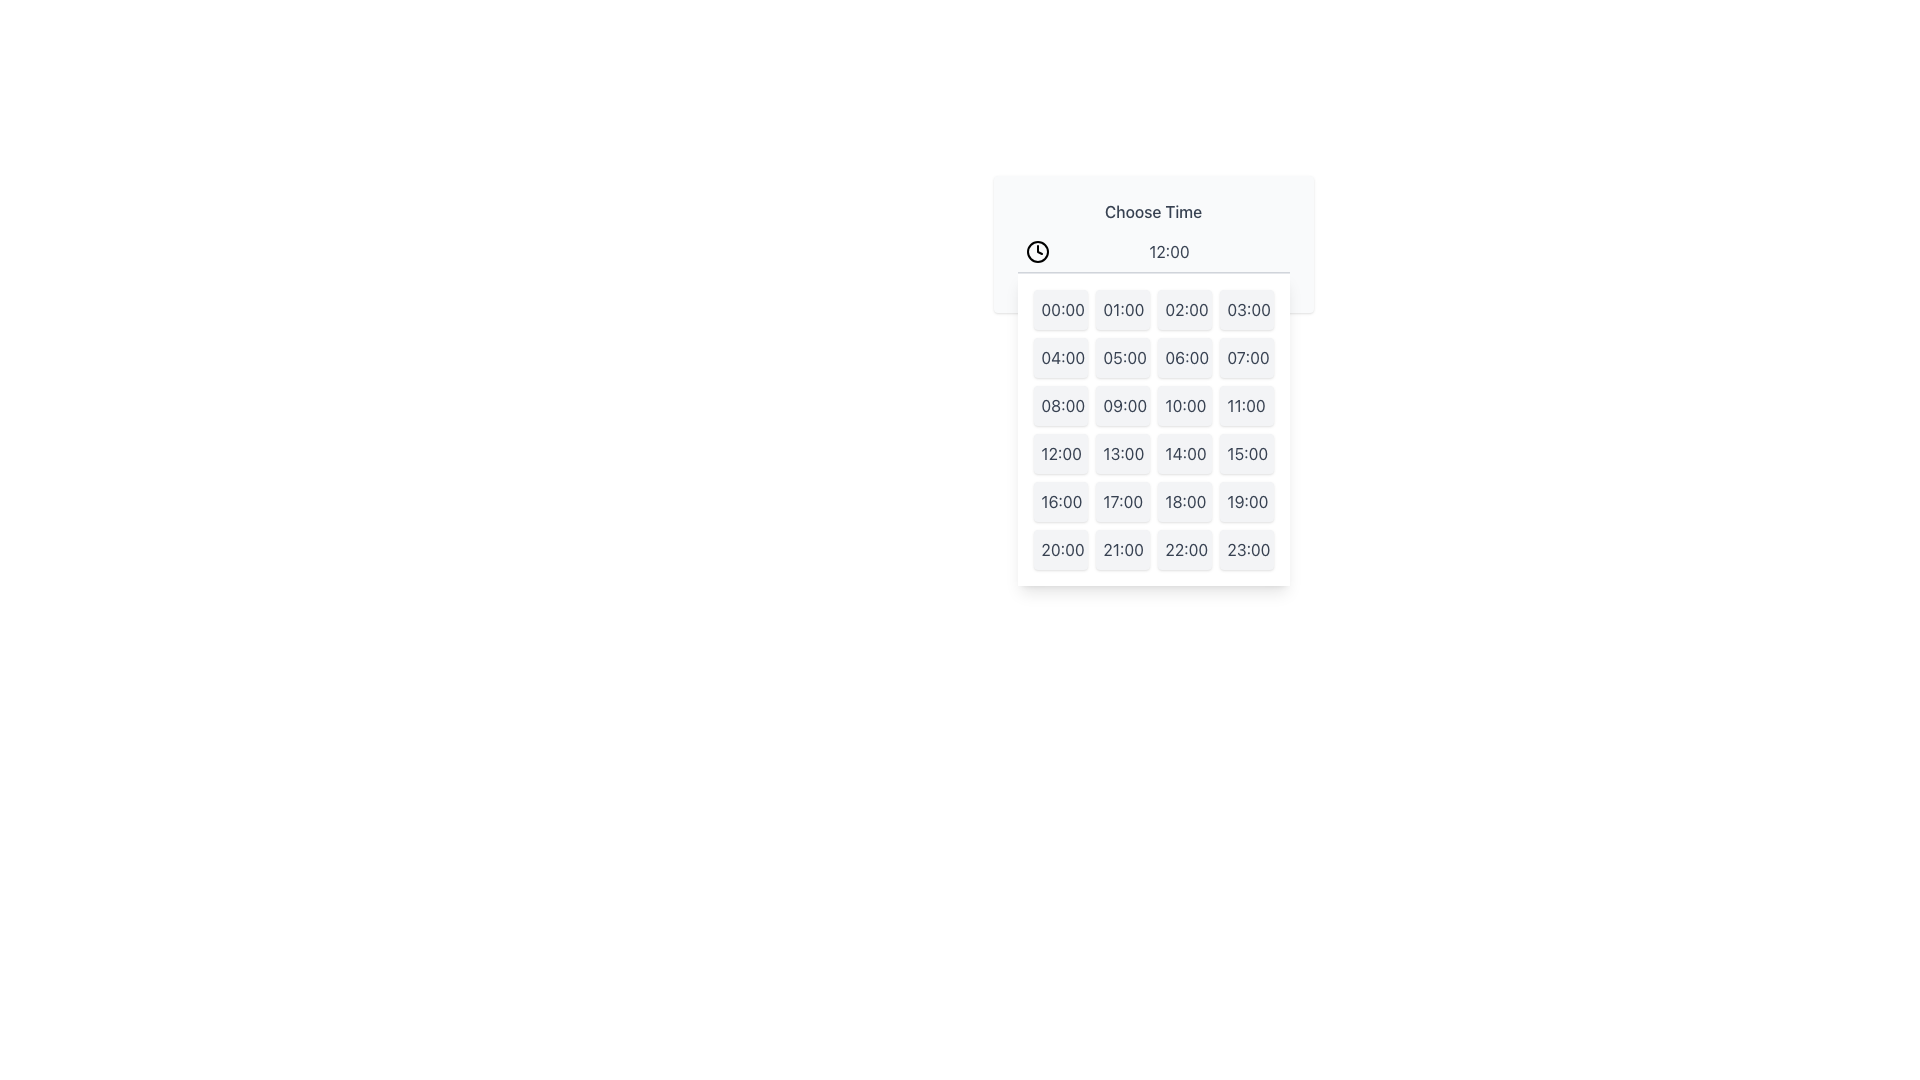 Image resolution: width=1920 pixels, height=1080 pixels. Describe the element at coordinates (1245, 405) in the screenshot. I see `the button displaying '11:00' with a light gray background and dark gray text` at that location.